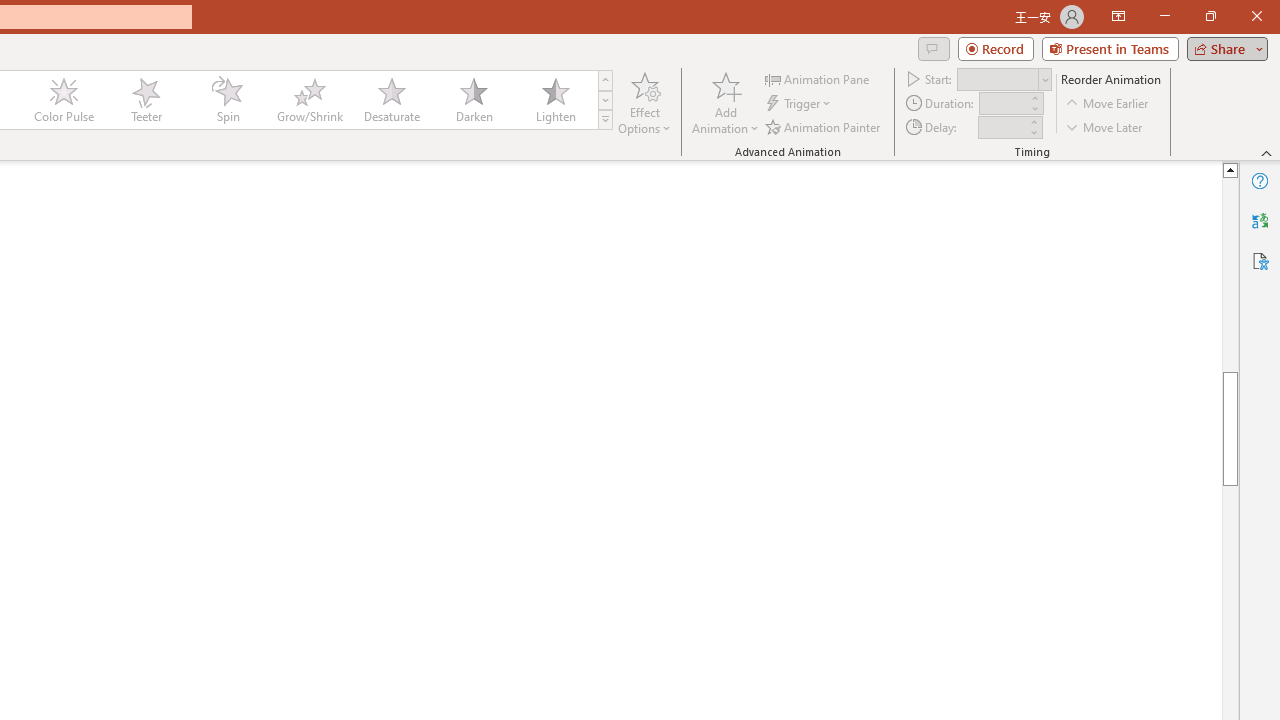  Describe the element at coordinates (1002, 127) in the screenshot. I see `'Animation Delay'` at that location.